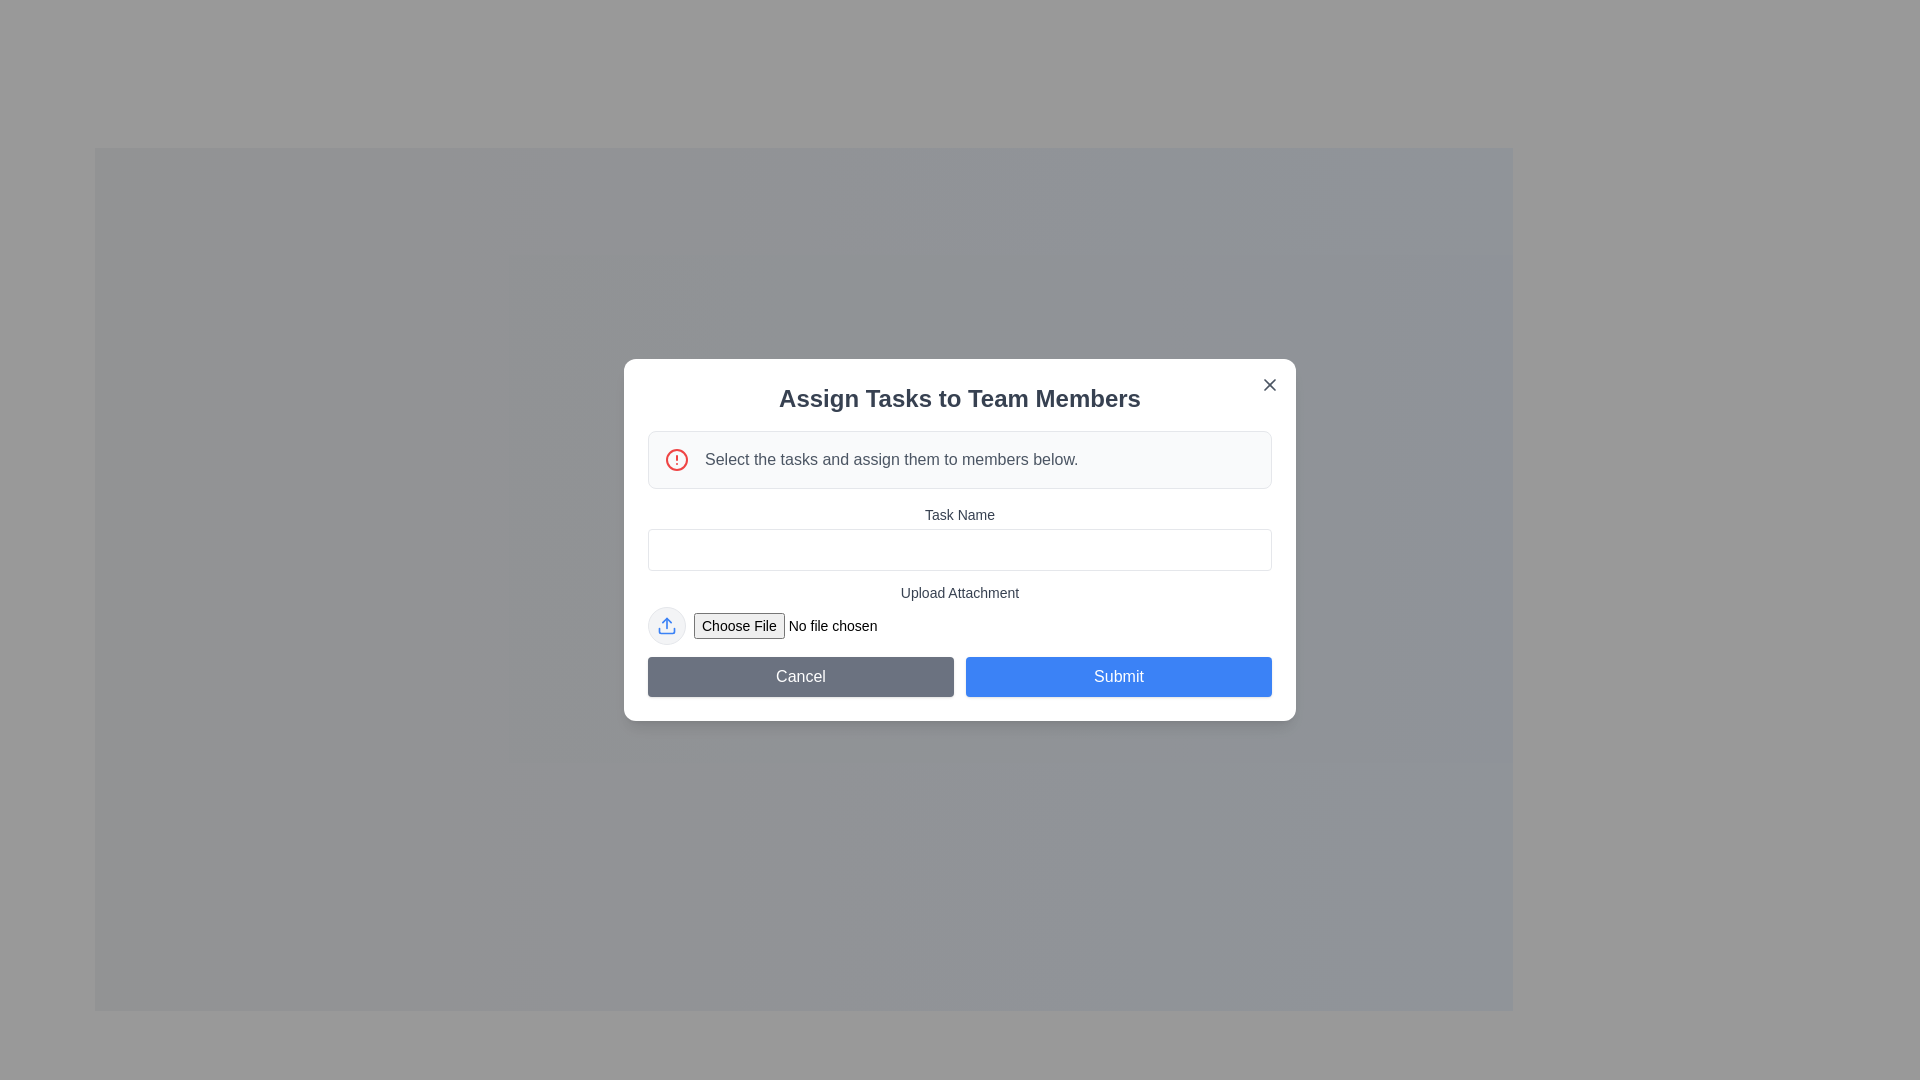 The height and width of the screenshot is (1080, 1920). I want to click on the file input field labeled 'Upload Attachment' for accessibility navigation, so click(960, 612).